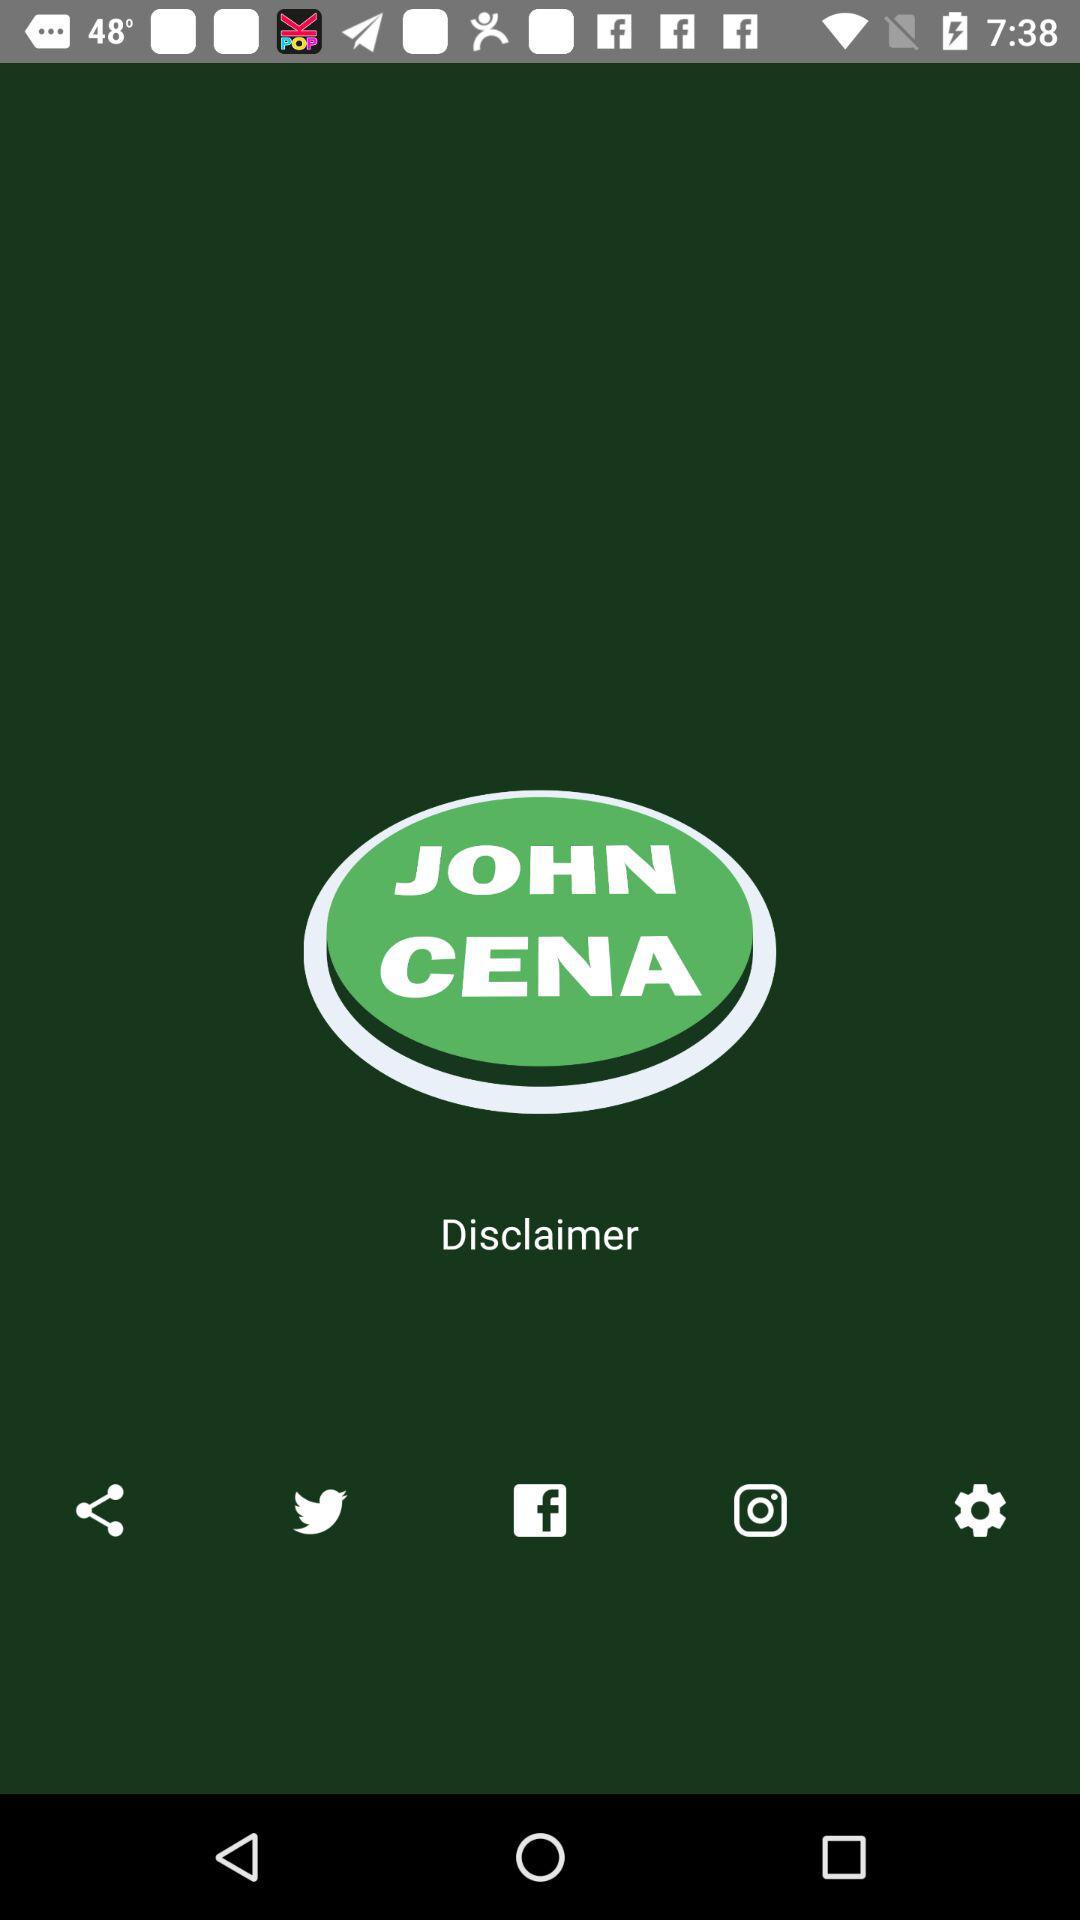  What do you see at coordinates (979, 1510) in the screenshot?
I see `the settings icon` at bounding box center [979, 1510].